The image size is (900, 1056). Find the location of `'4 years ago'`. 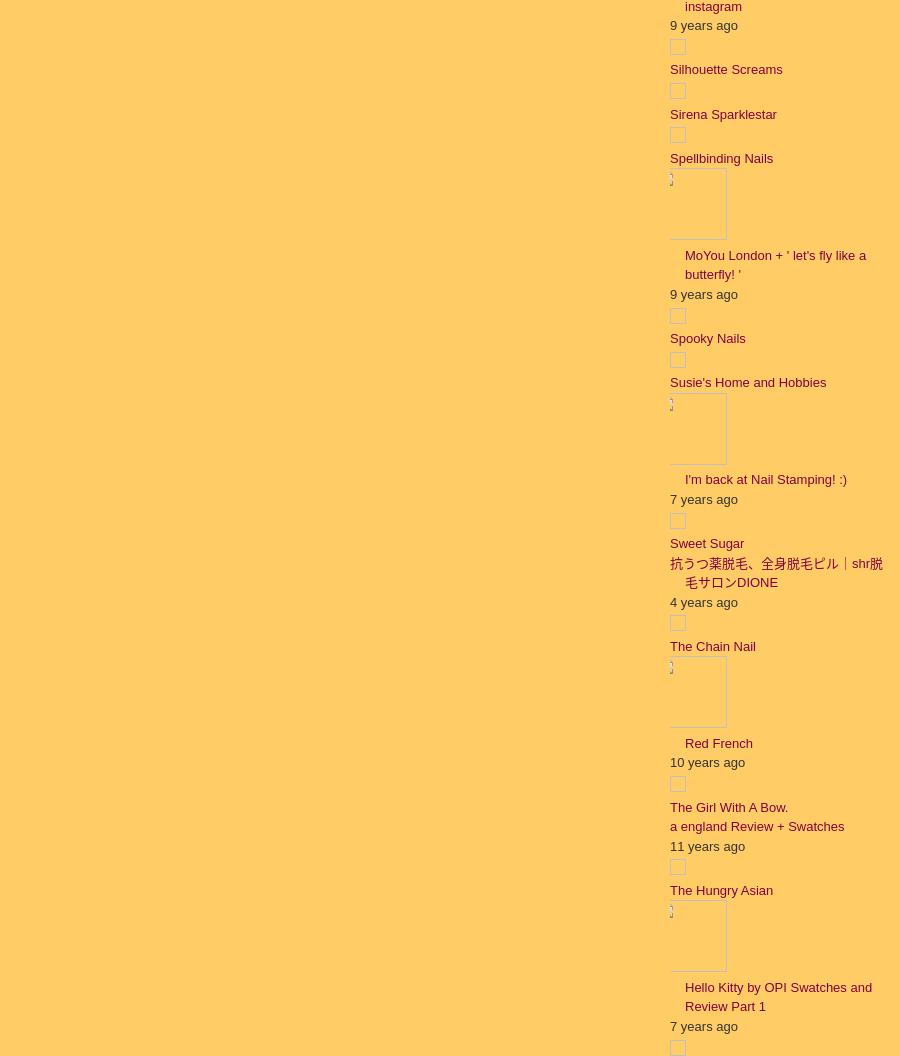

'4 years ago' is located at coordinates (702, 600).